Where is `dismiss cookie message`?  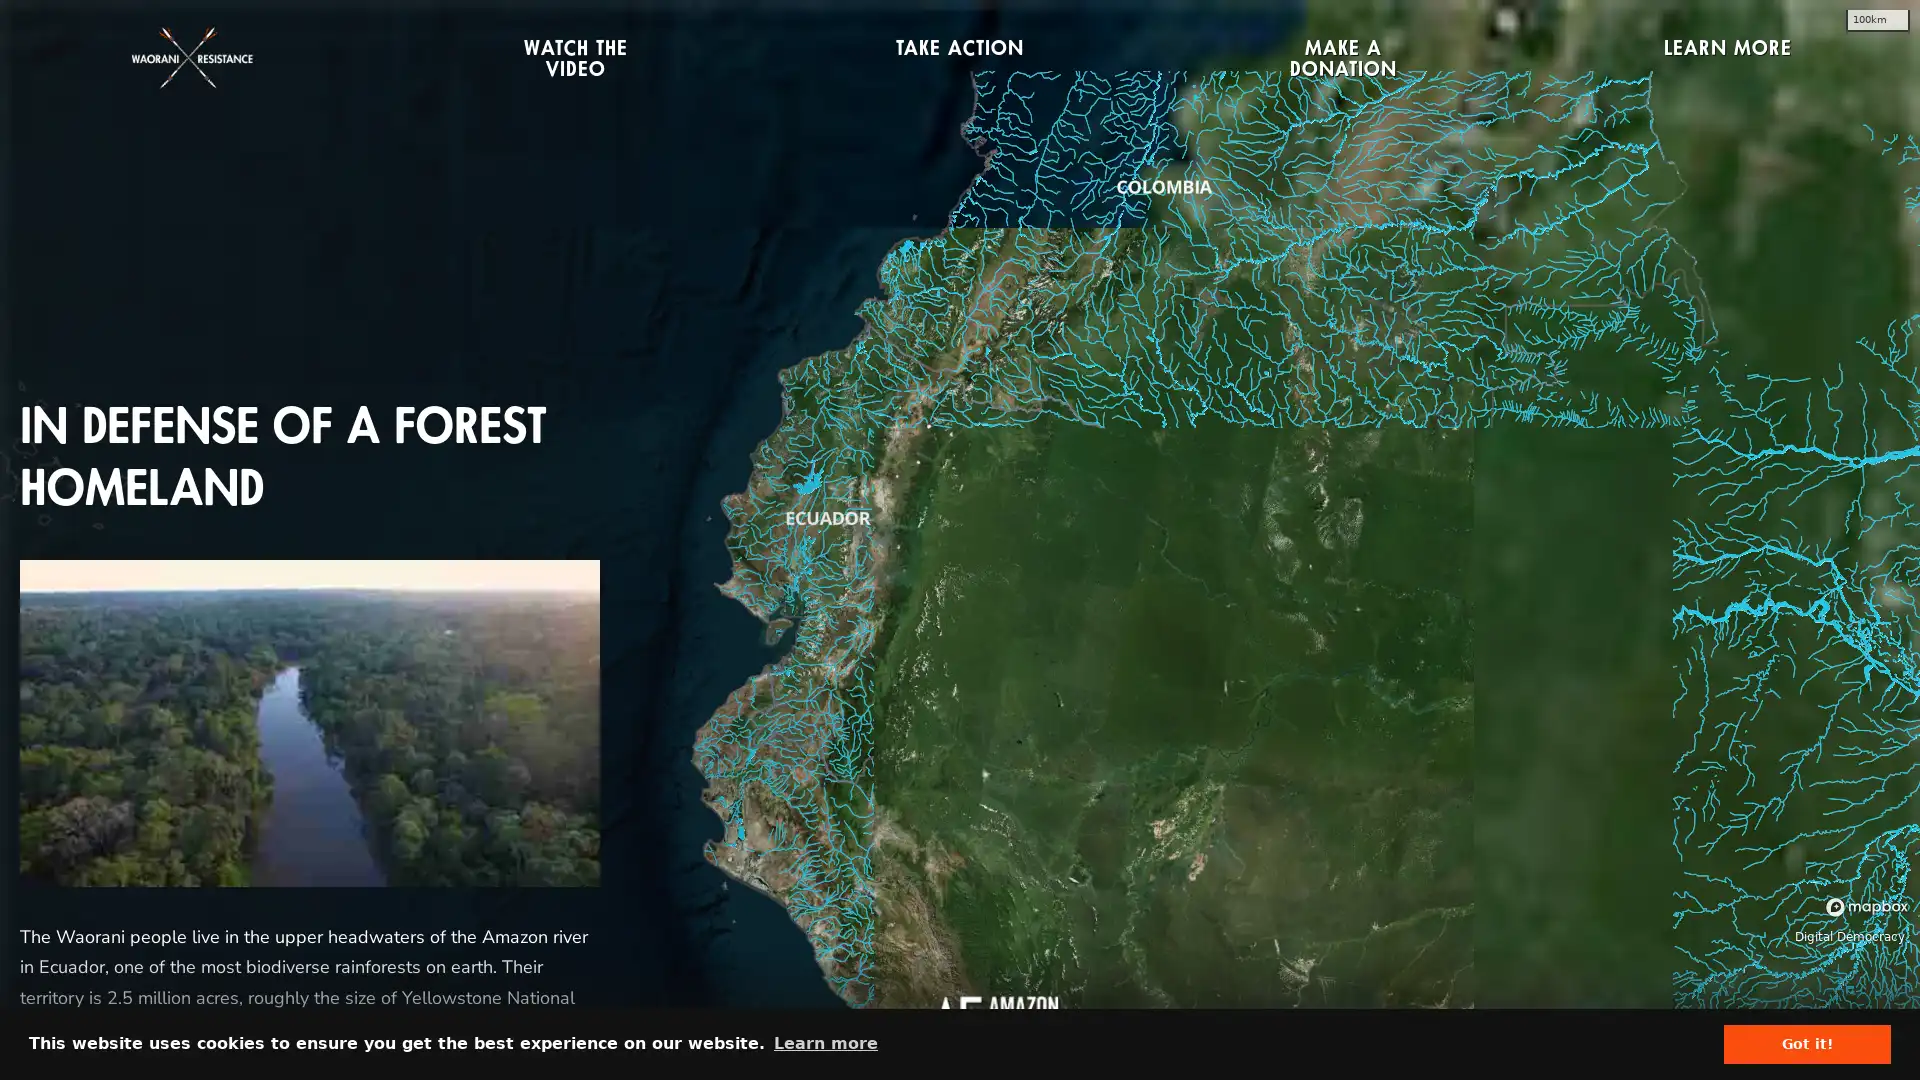
dismiss cookie message is located at coordinates (1807, 1043).